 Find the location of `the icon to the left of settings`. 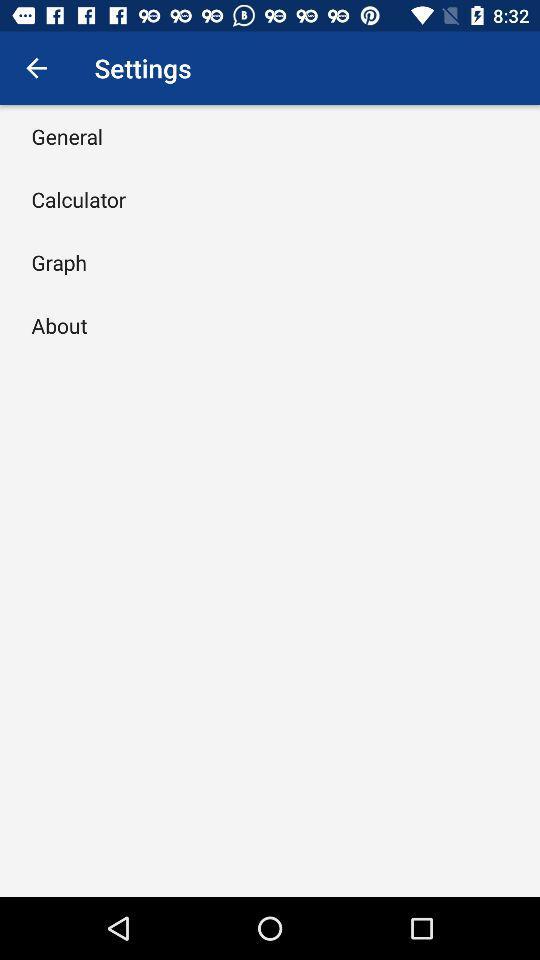

the icon to the left of settings is located at coordinates (36, 68).